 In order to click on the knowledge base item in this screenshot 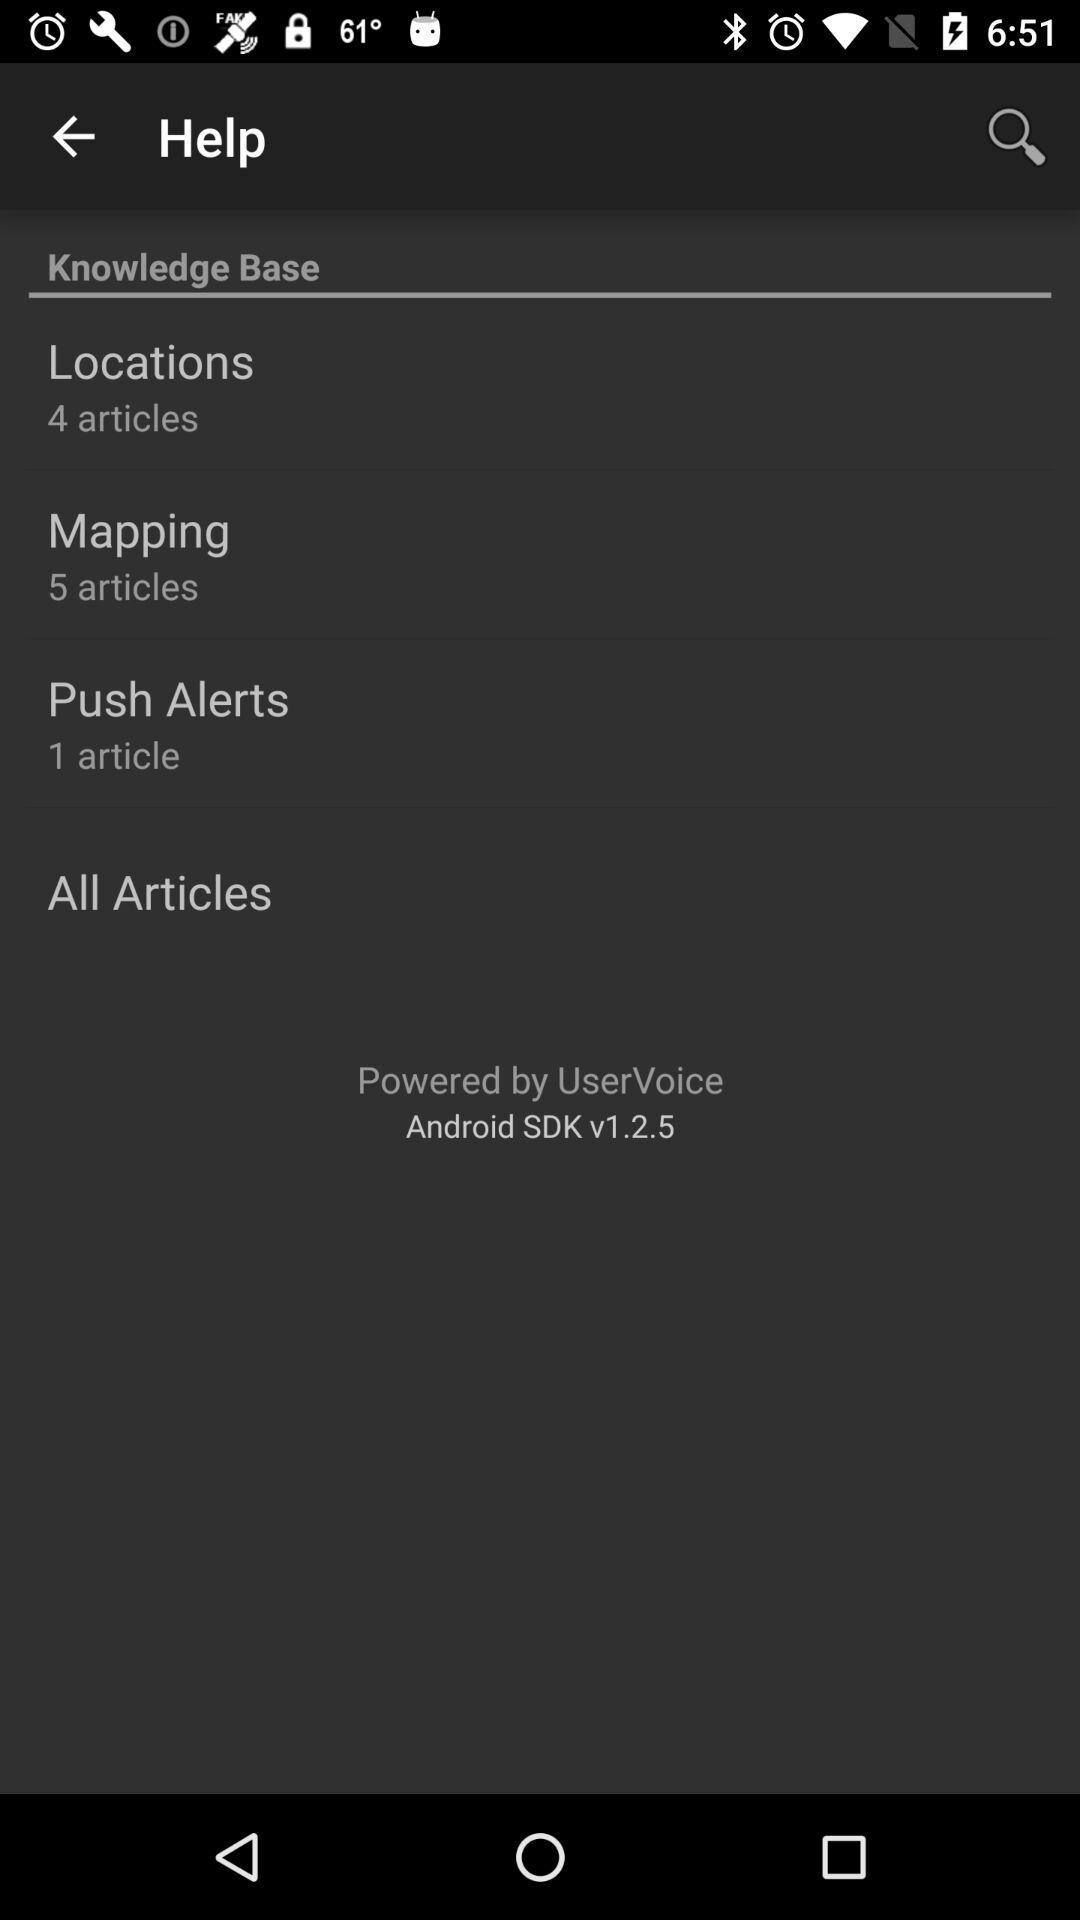, I will do `click(540, 254)`.